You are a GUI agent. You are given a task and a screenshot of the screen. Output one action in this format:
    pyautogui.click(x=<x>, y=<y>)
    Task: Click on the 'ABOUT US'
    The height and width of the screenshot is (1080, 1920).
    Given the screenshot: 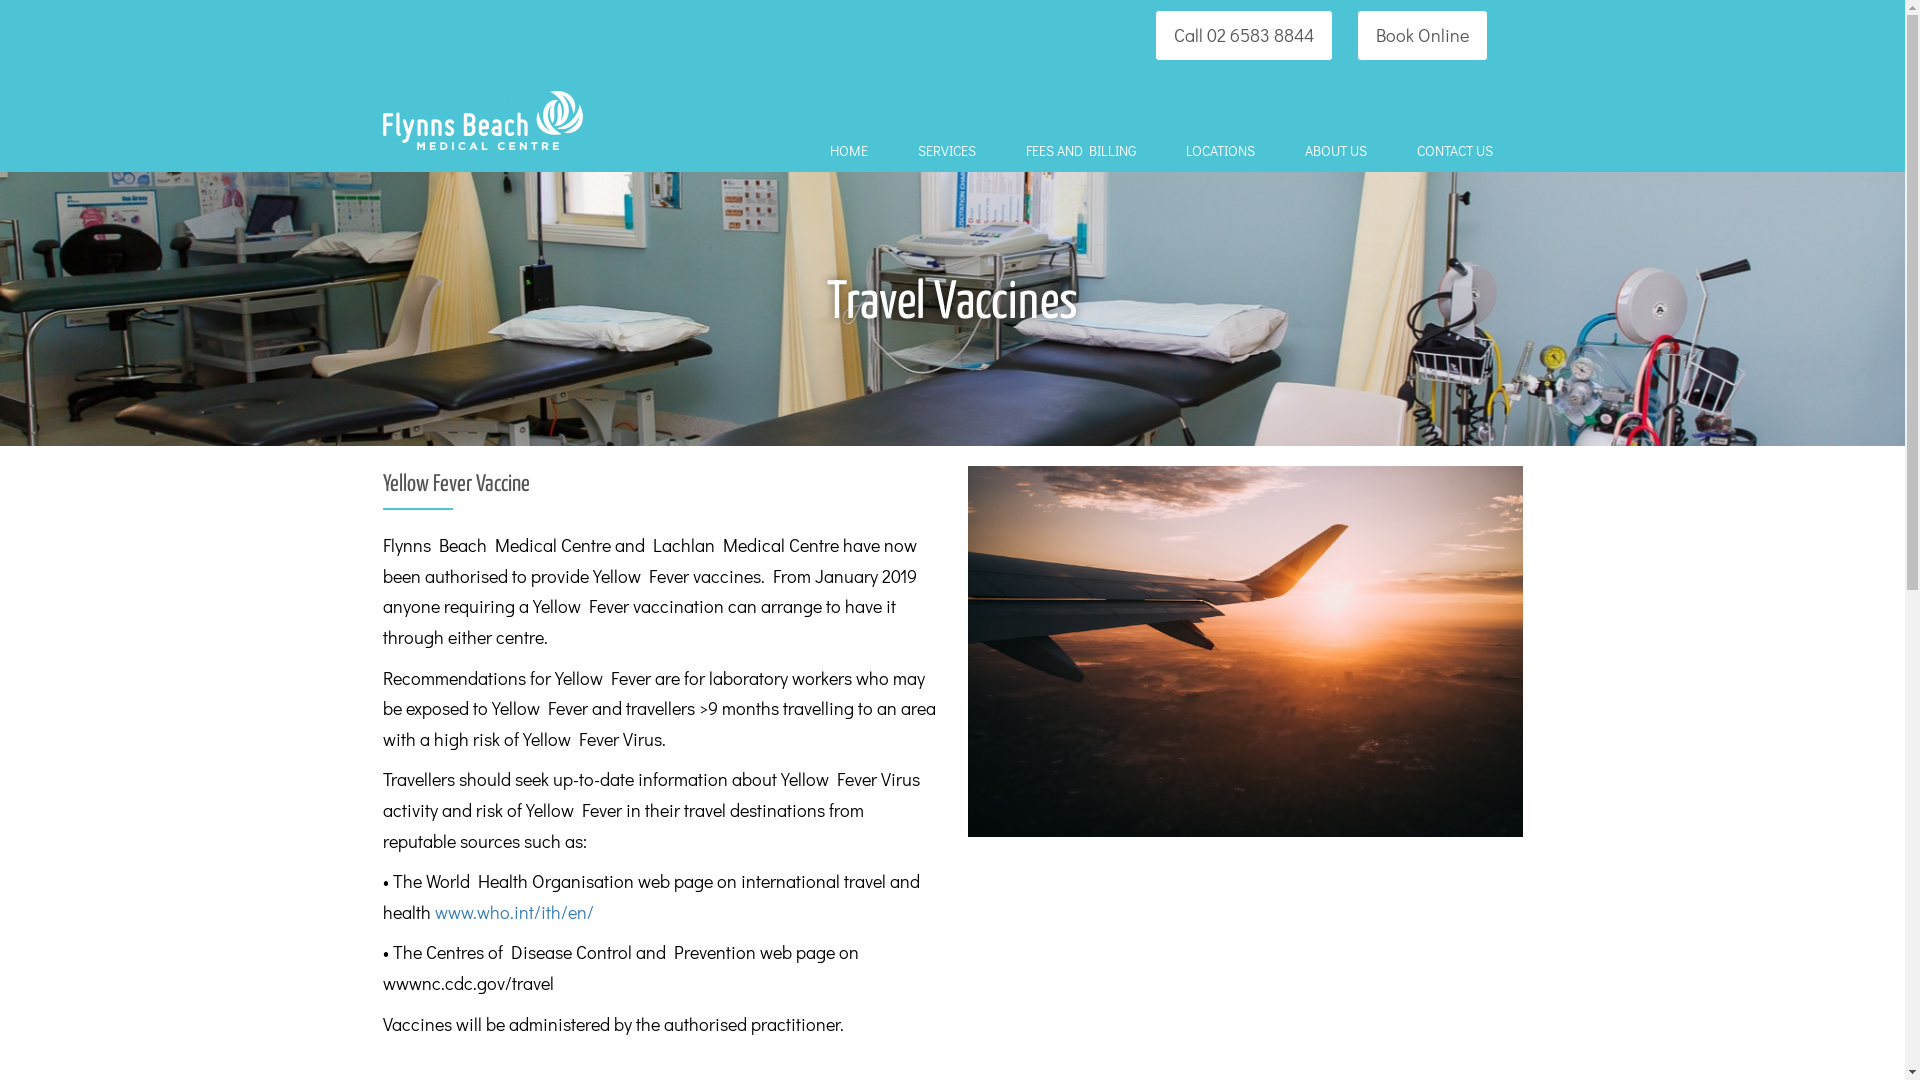 What is the action you would take?
    pyautogui.click(x=1339, y=150)
    